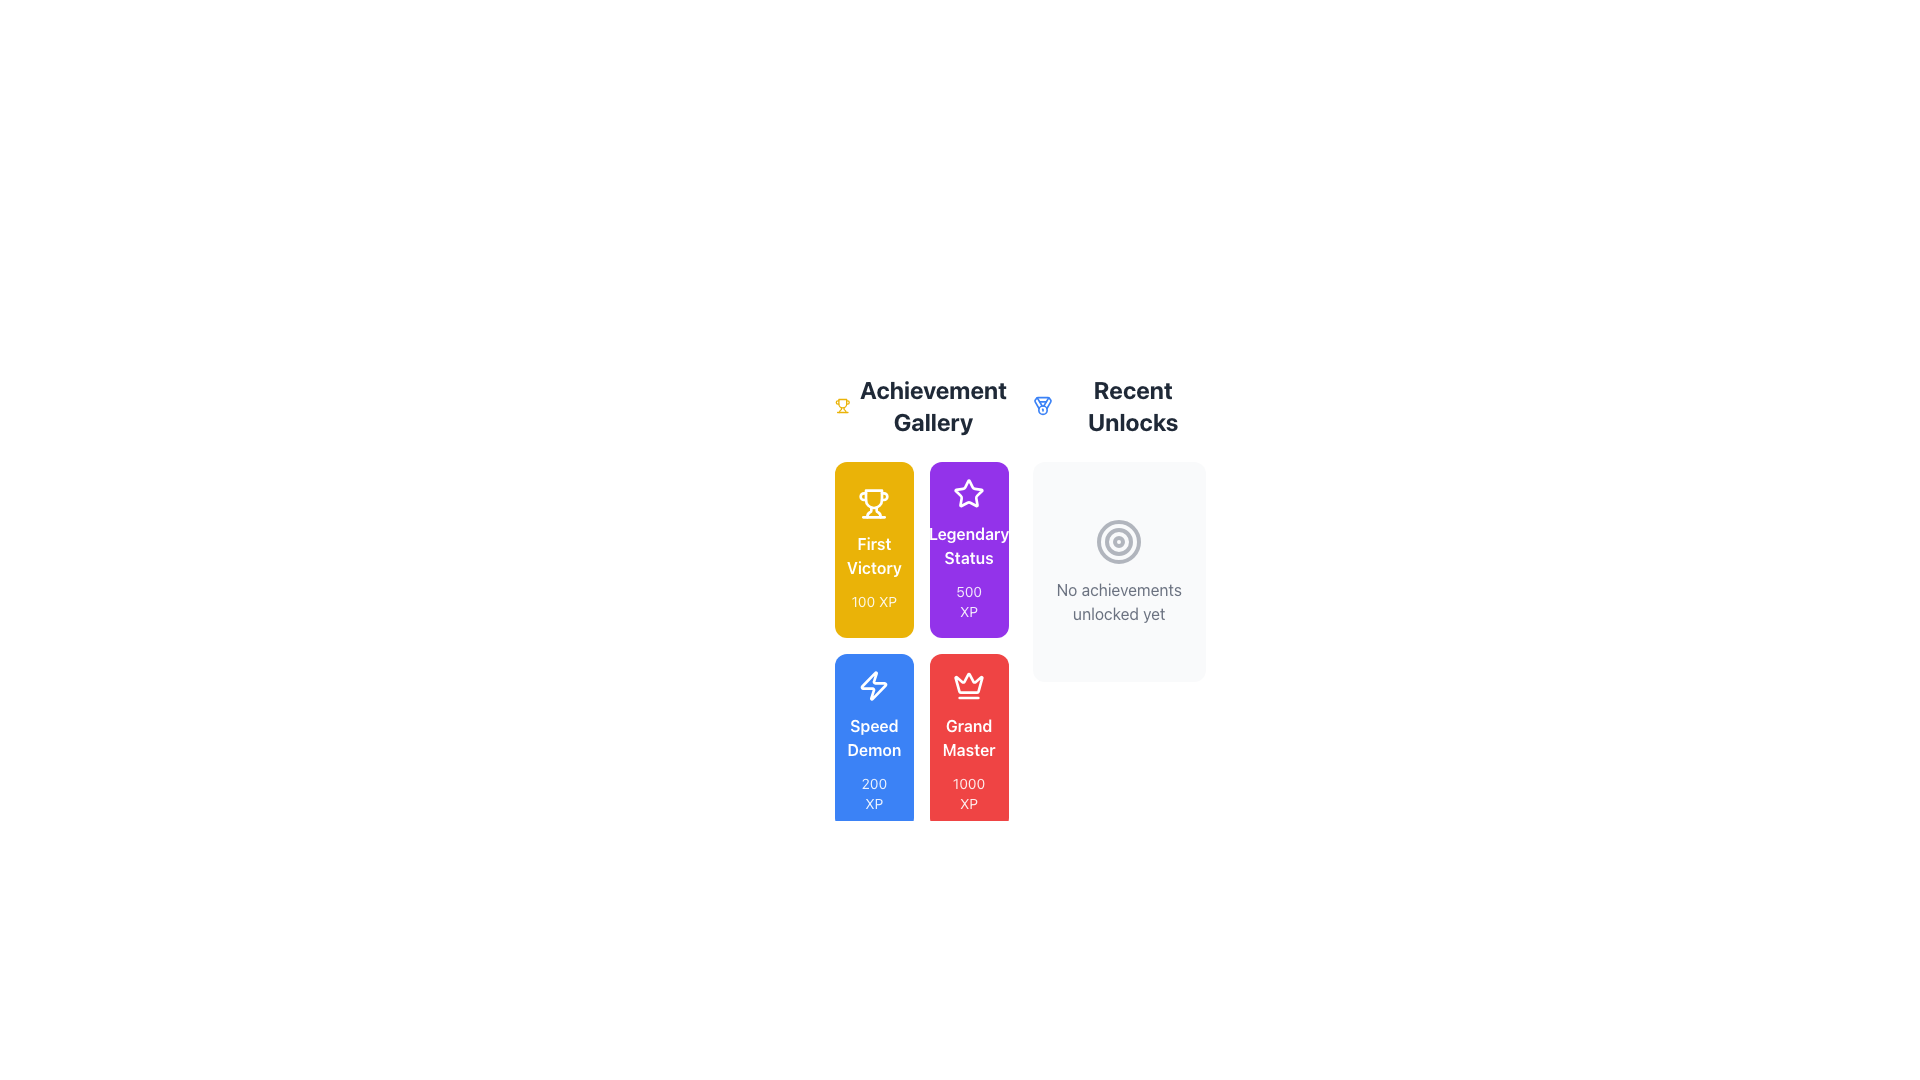 Image resolution: width=1920 pixels, height=1080 pixels. I want to click on the text label indicating that no achievements have been unlocked yet, located in the 'Recent Unlocks' section beneath the circular target icon, so click(1118, 600).